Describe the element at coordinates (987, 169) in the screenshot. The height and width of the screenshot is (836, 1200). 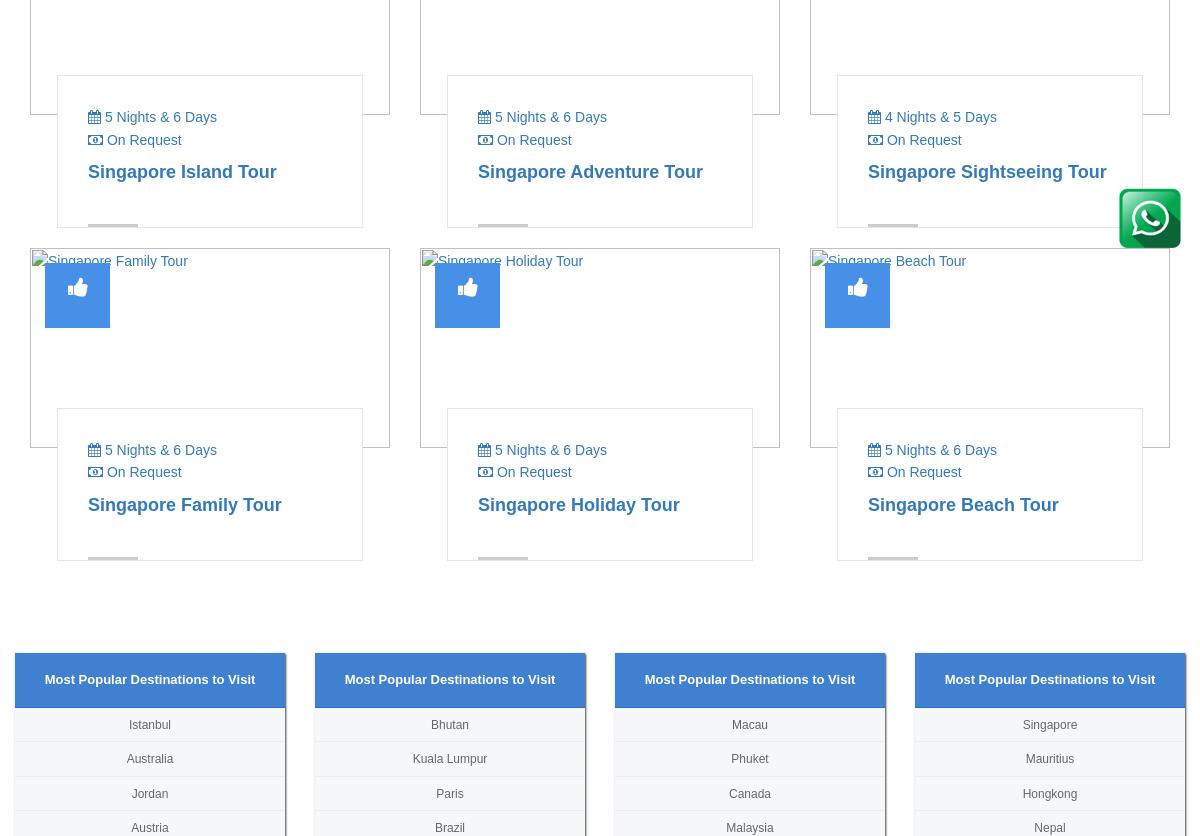
I see `'Singapore Sightseeing Tour'` at that location.